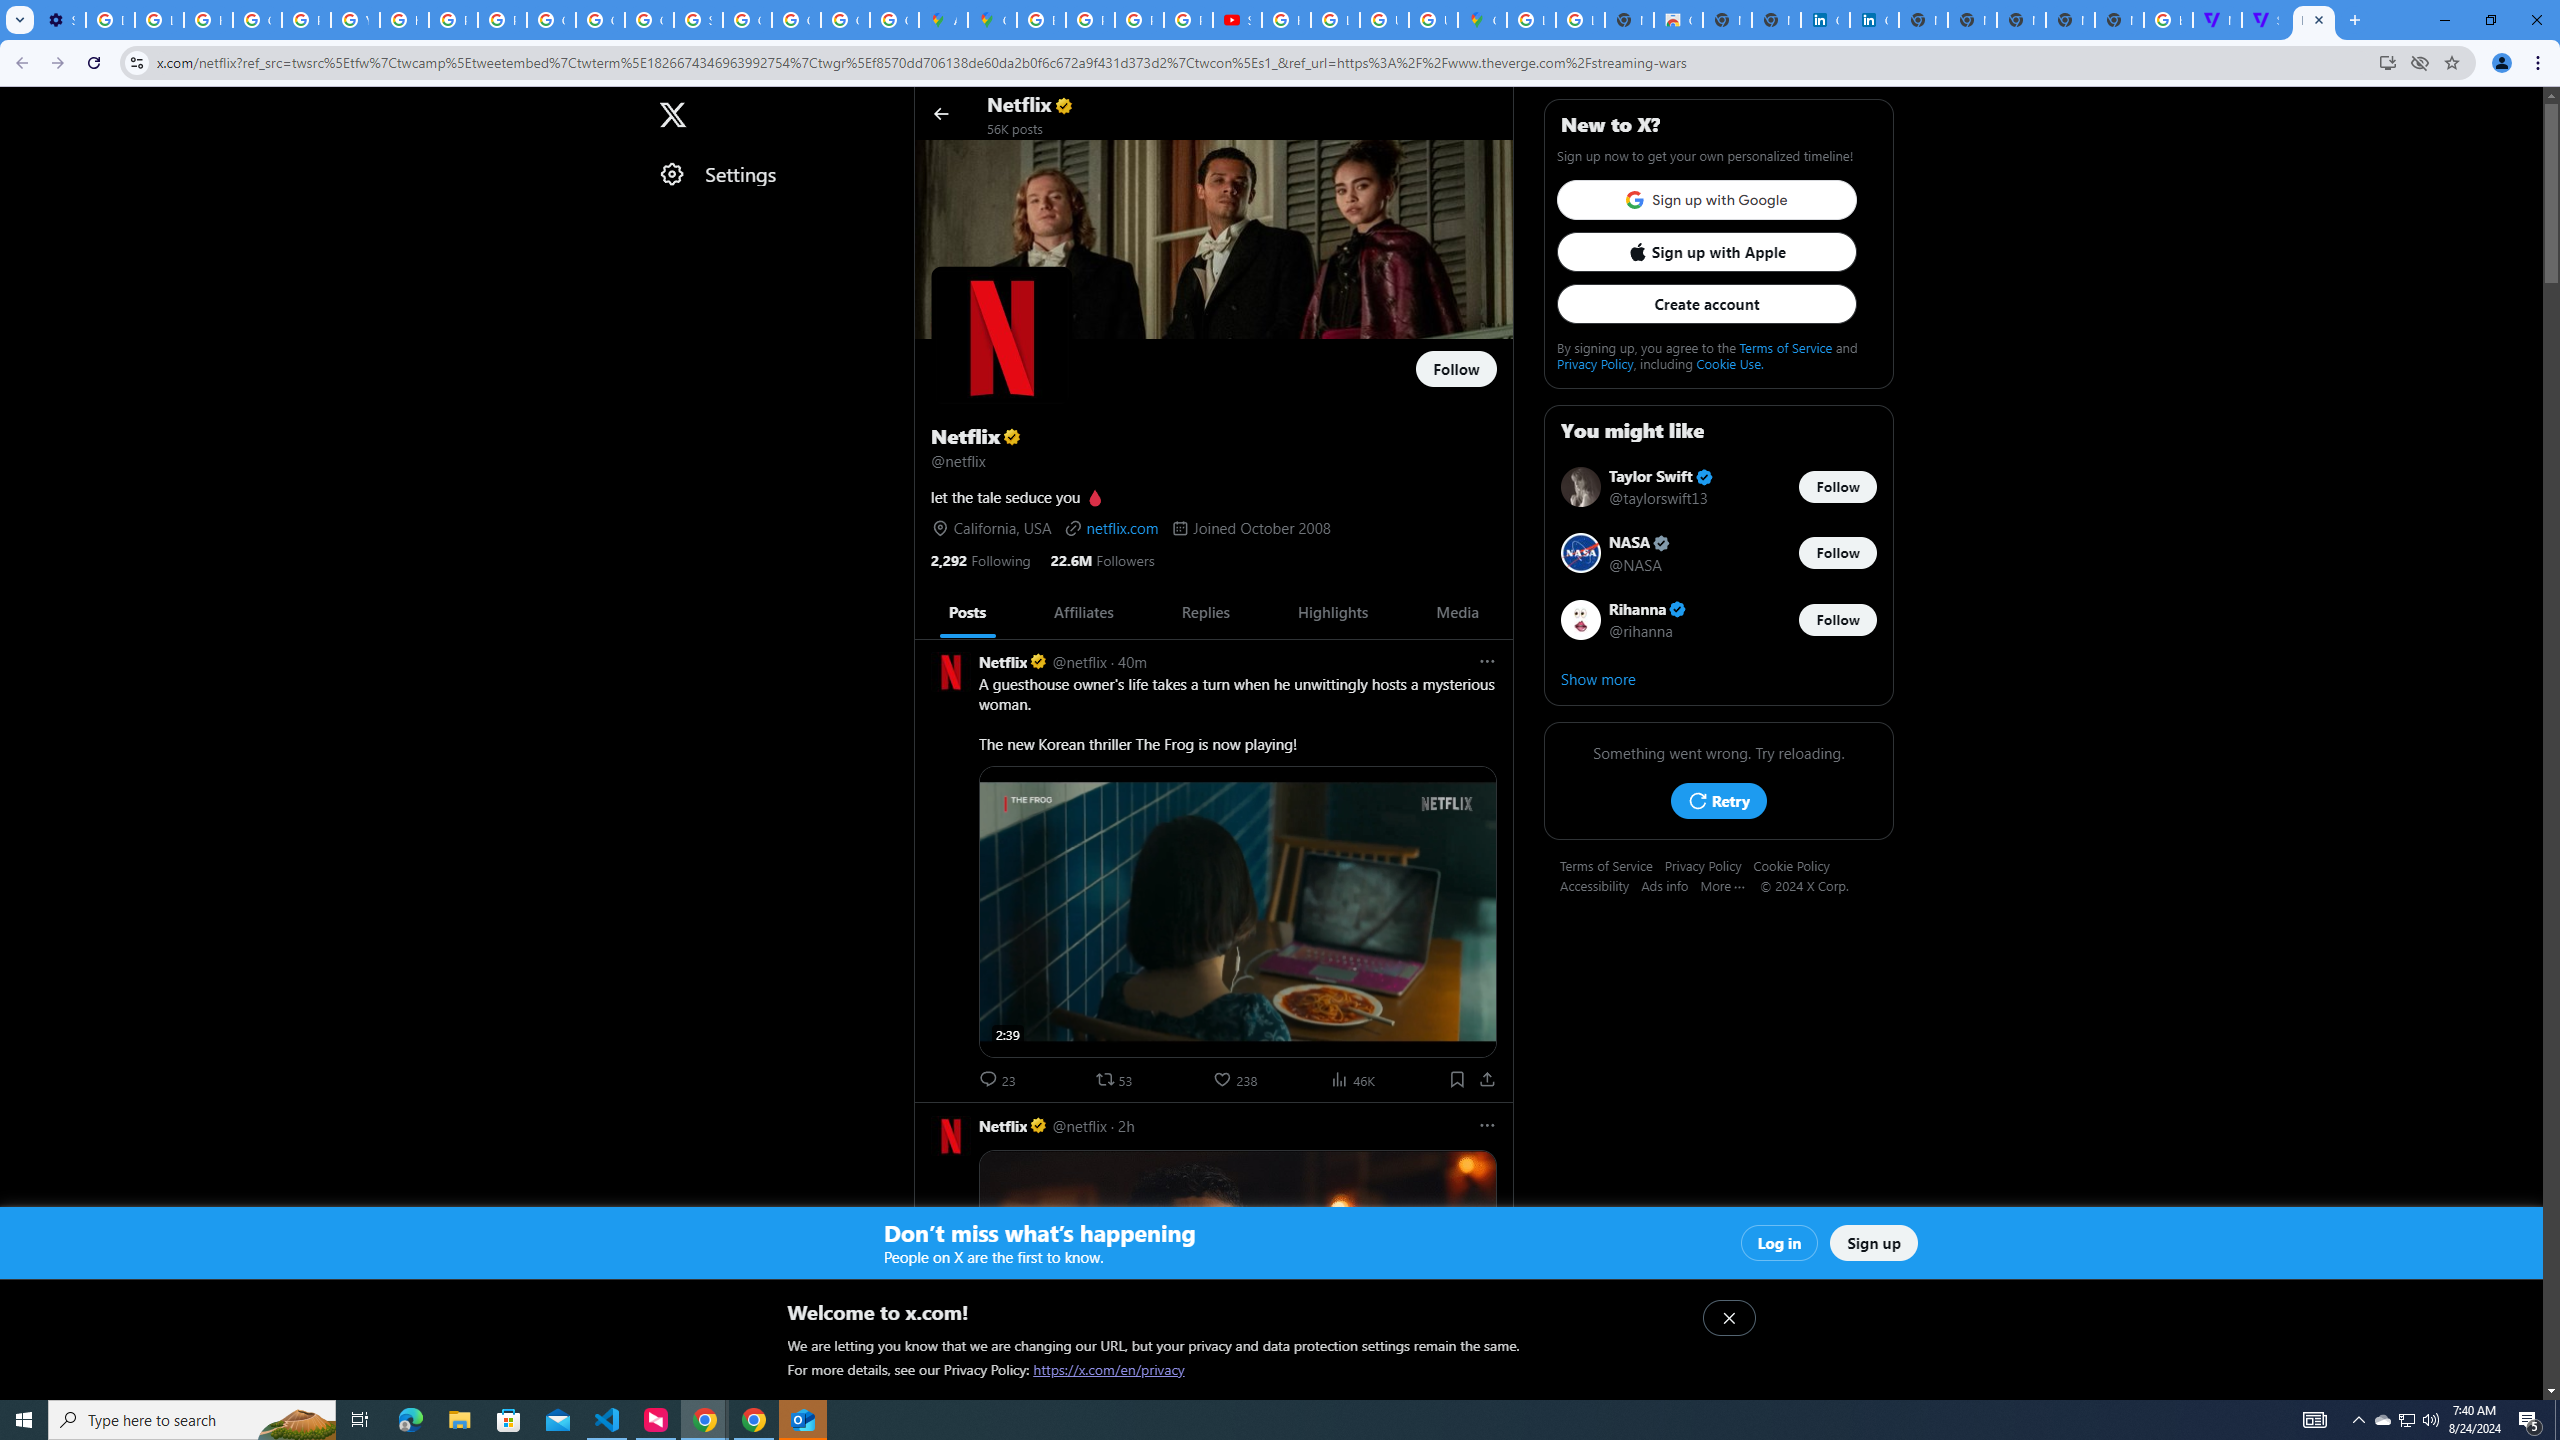 The width and height of the screenshot is (2560, 1440). Describe the element at coordinates (1599, 884) in the screenshot. I see `'Accessibility'` at that location.